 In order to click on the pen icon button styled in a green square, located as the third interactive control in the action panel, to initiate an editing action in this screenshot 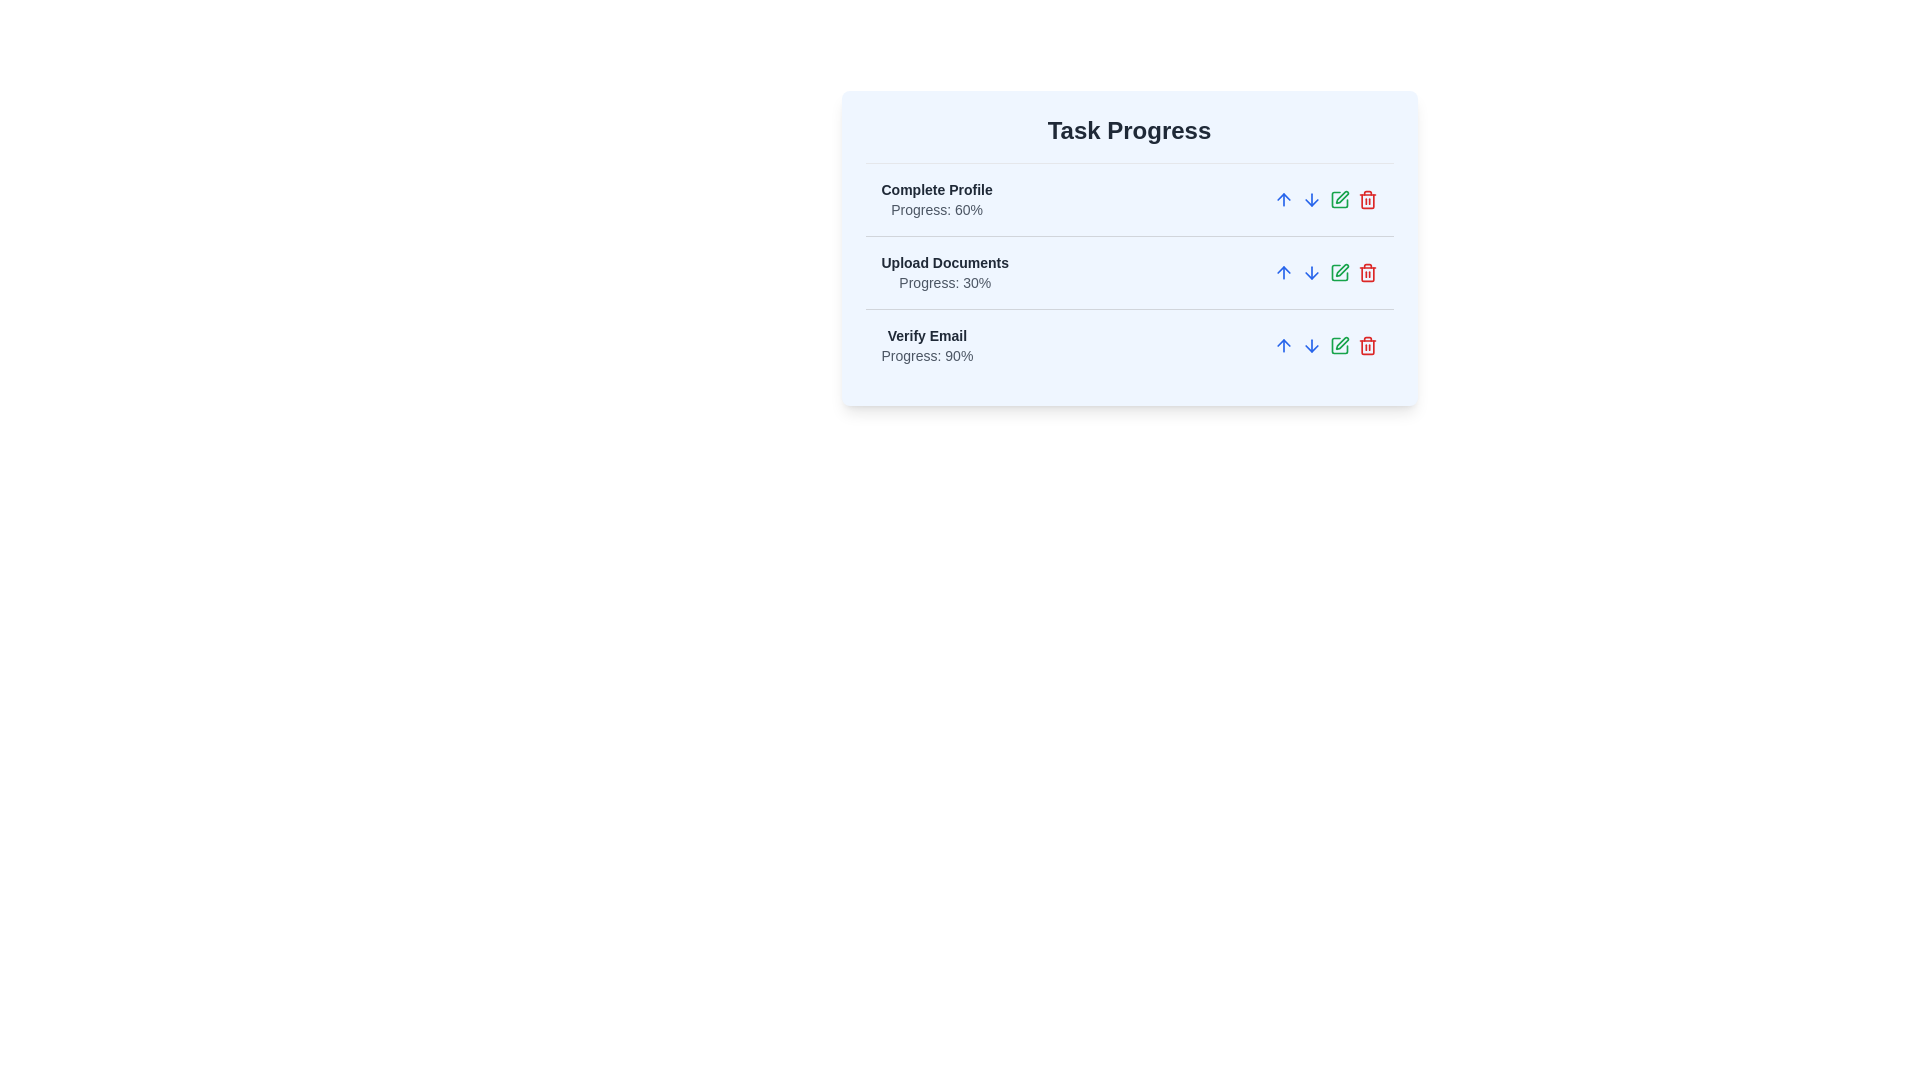, I will do `click(1339, 200)`.